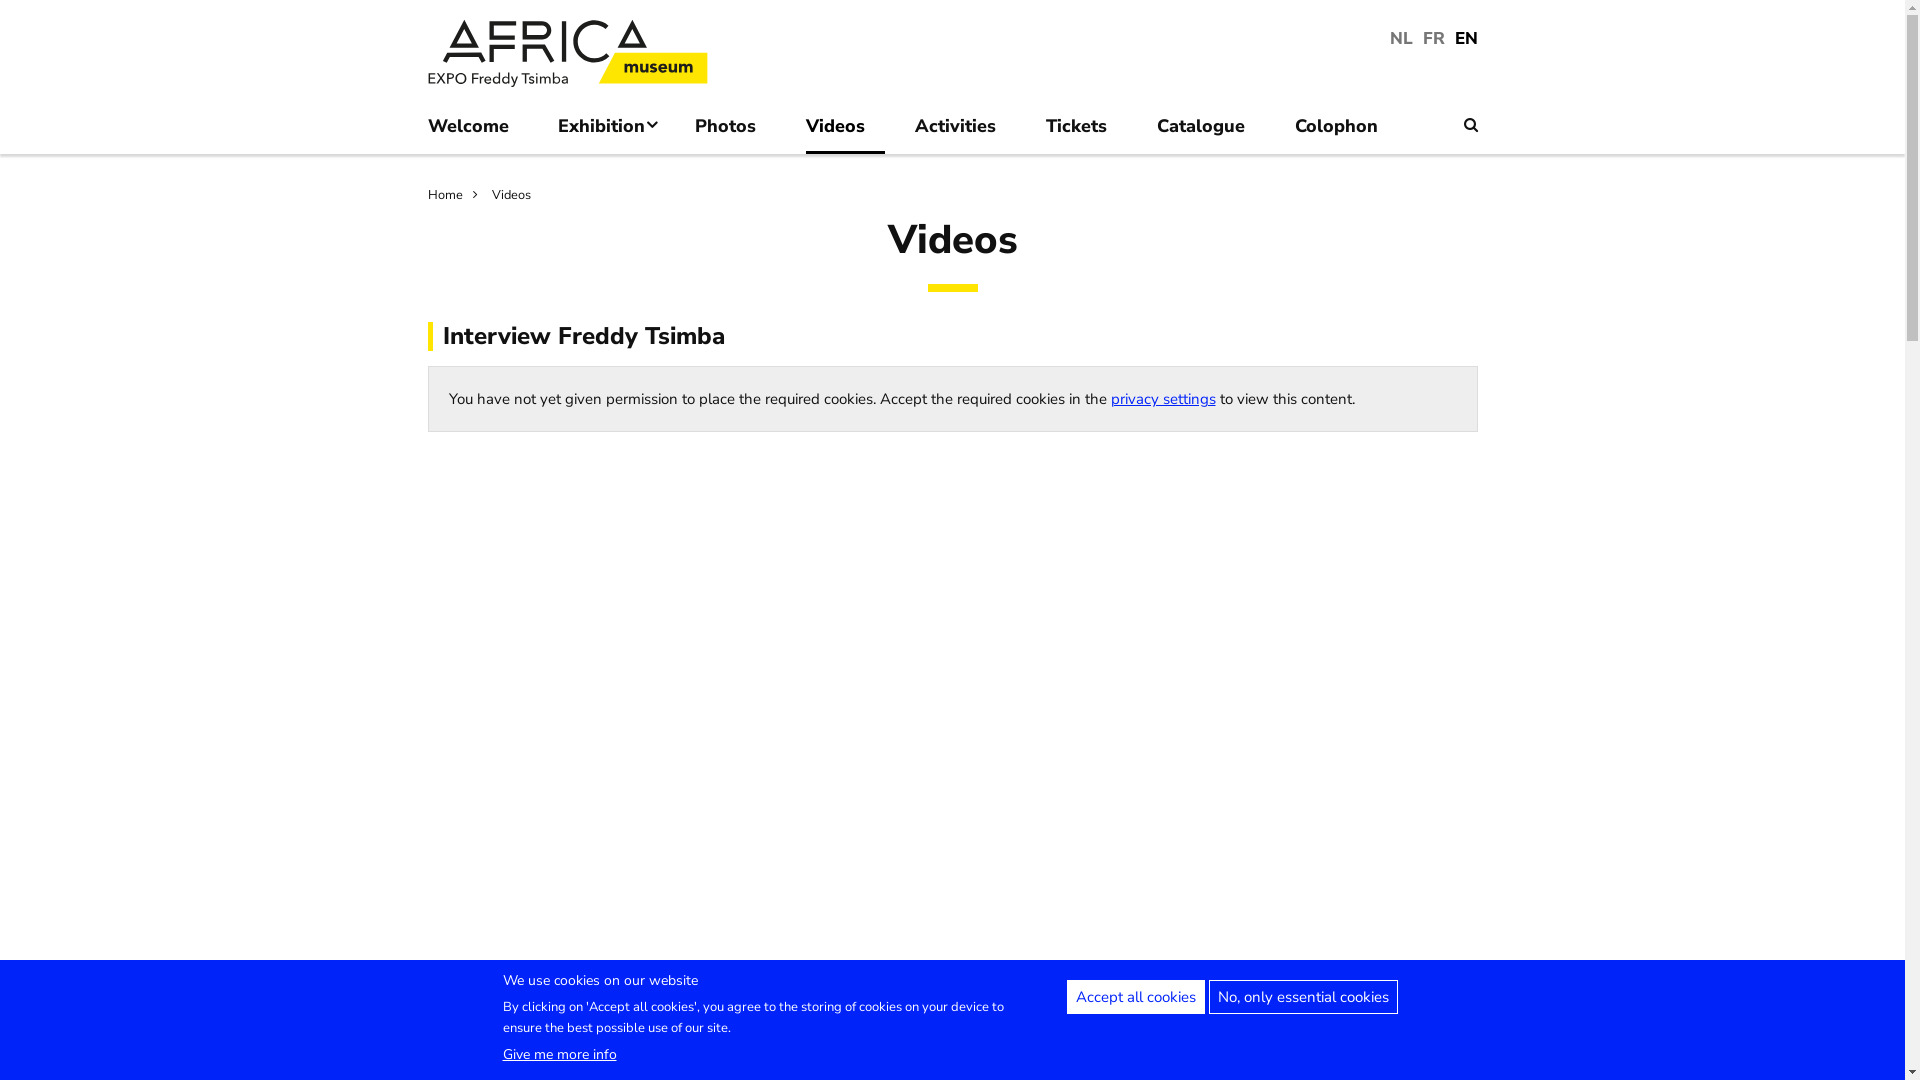  What do you see at coordinates (1470, 124) in the screenshot?
I see `'Search'` at bounding box center [1470, 124].